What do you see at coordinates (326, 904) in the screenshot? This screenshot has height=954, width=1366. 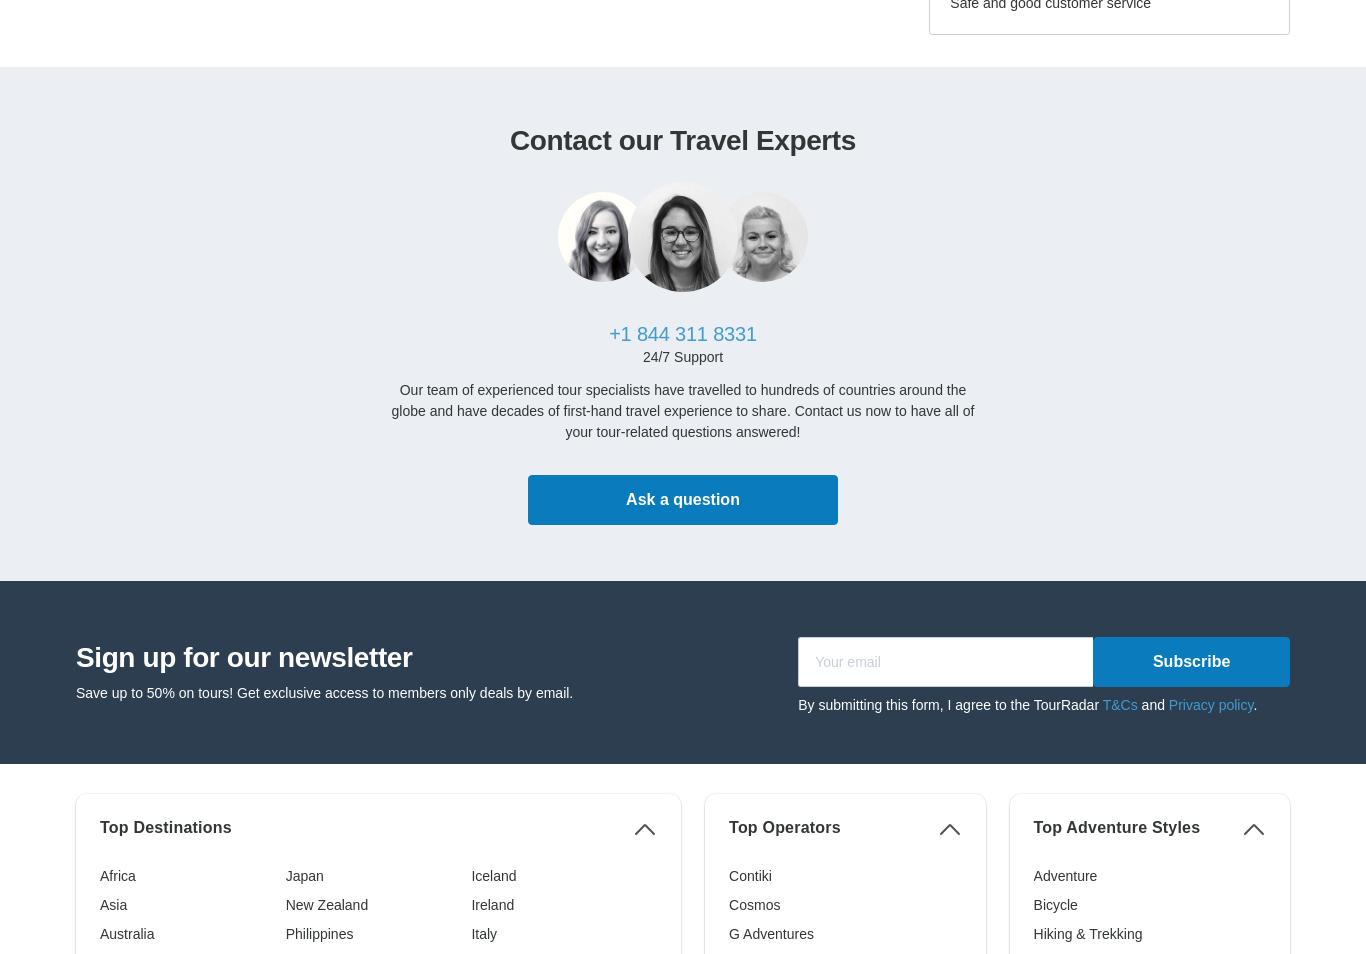 I see `'New Zealand'` at bounding box center [326, 904].